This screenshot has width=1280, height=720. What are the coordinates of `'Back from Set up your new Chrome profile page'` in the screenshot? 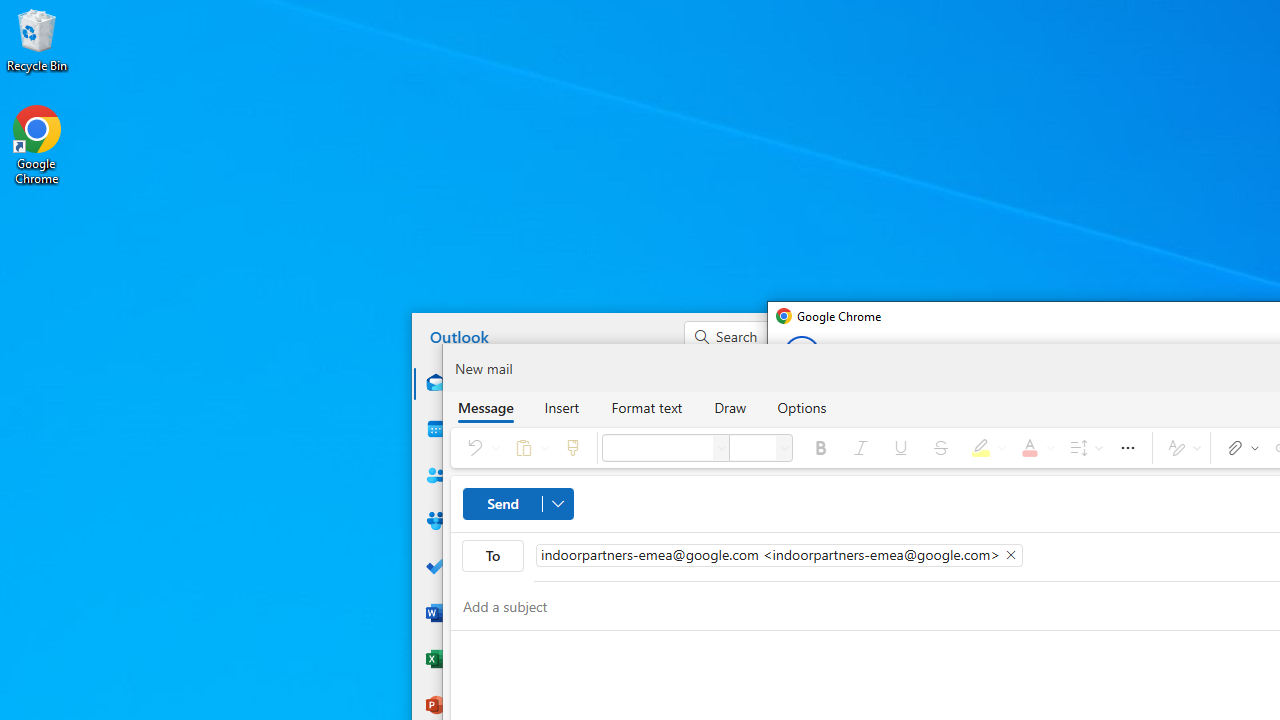 It's located at (801, 353).